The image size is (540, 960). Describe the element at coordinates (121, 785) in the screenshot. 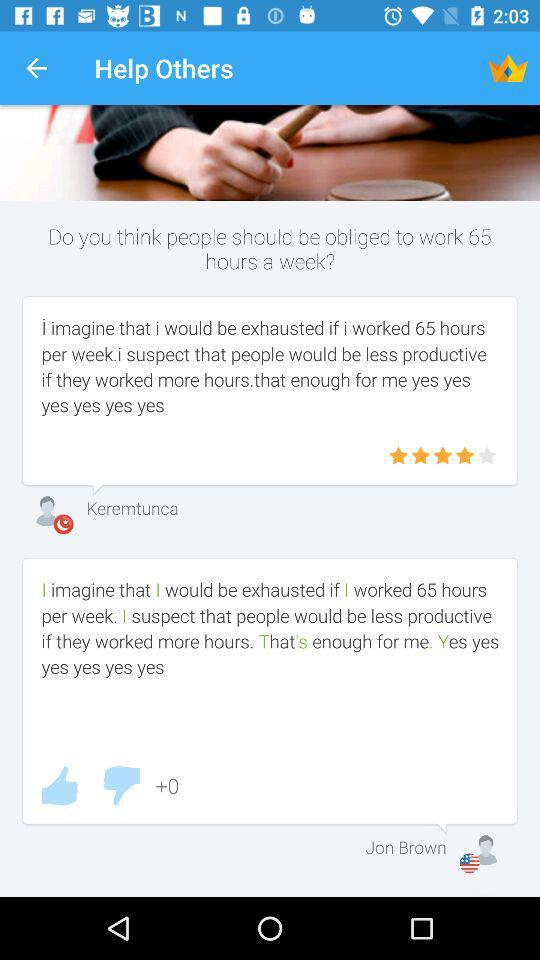

I see `thumbs down/ dislike` at that location.